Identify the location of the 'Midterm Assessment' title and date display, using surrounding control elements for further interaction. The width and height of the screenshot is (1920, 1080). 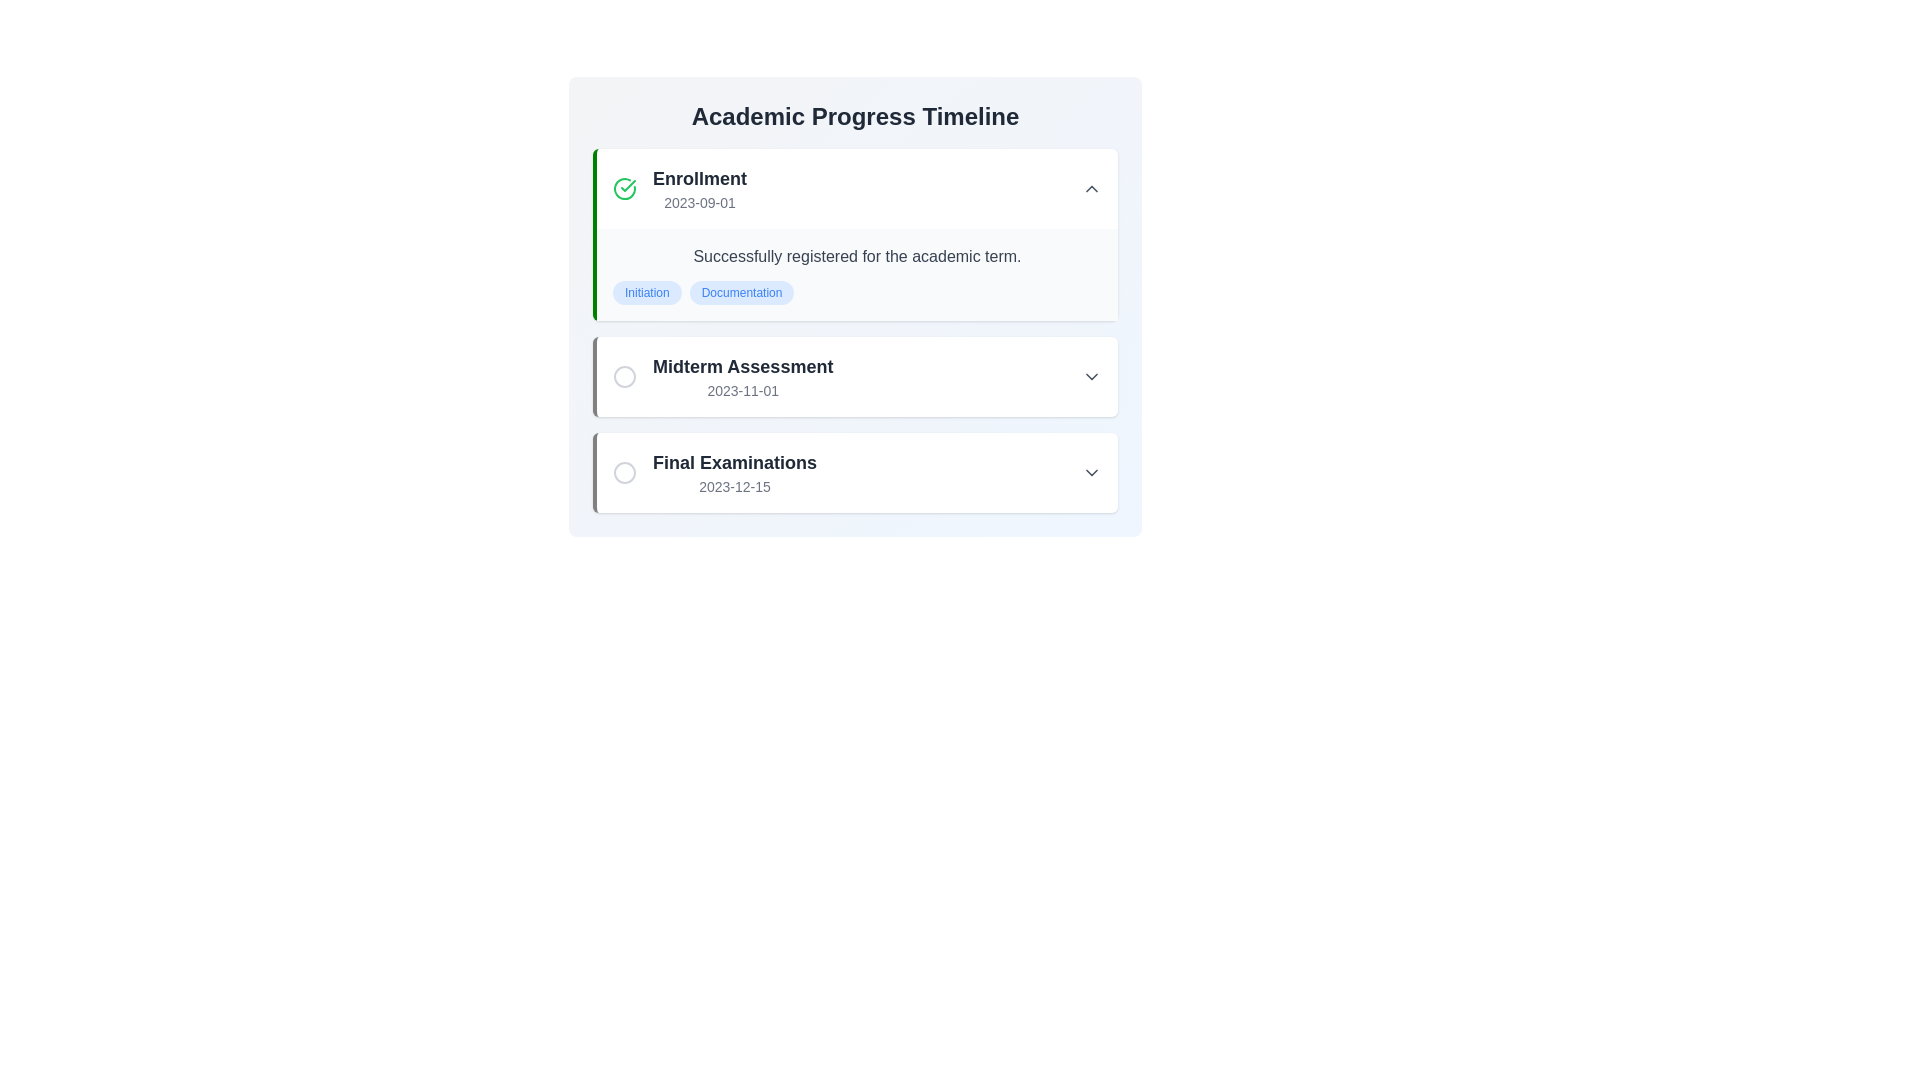
(742, 377).